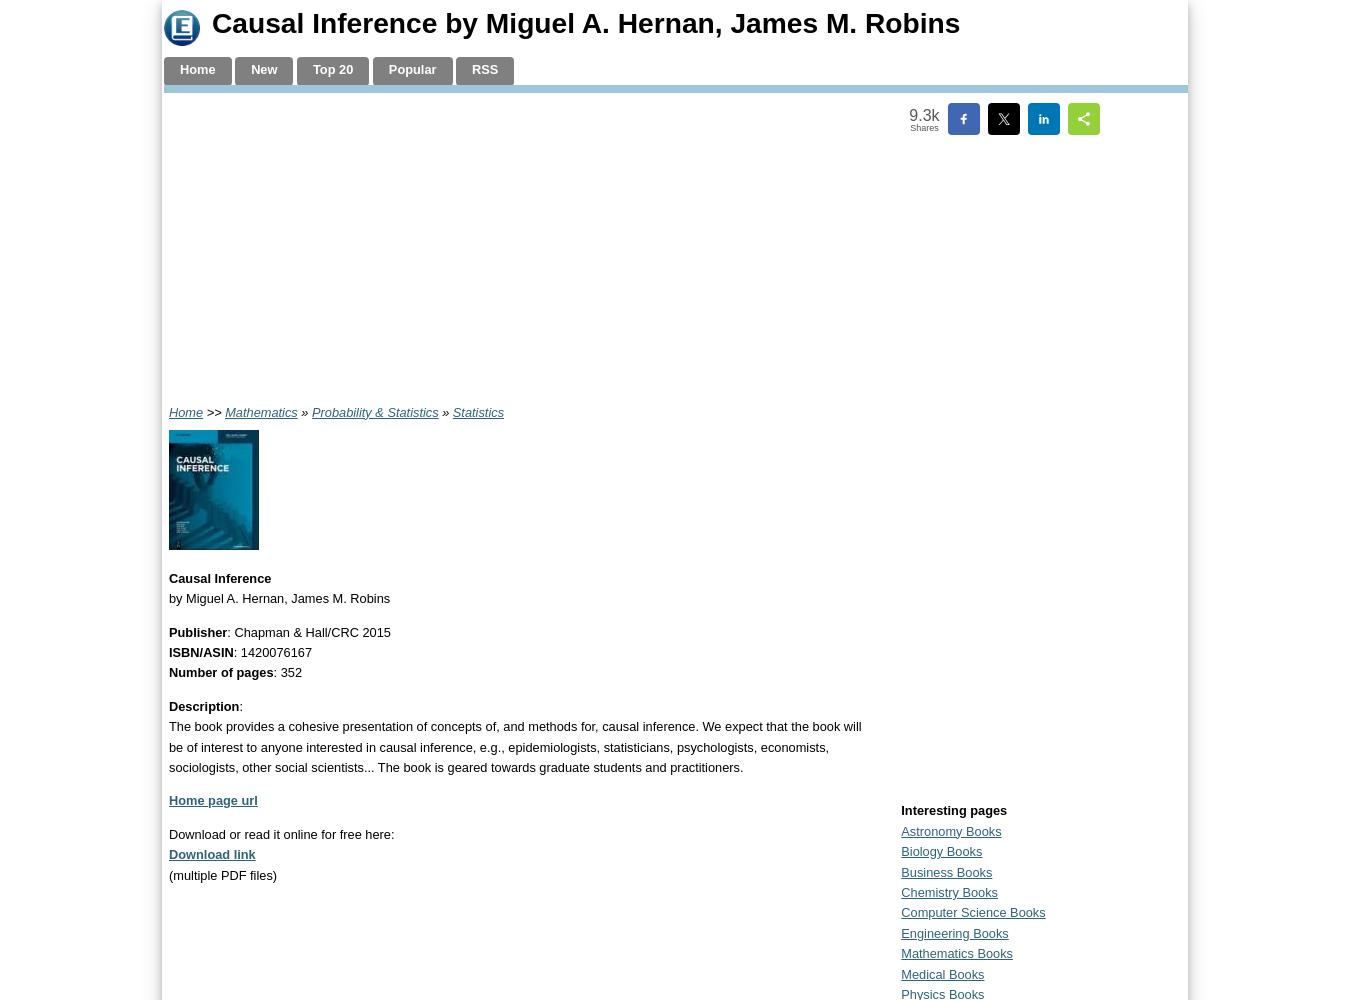  Describe the element at coordinates (900, 932) in the screenshot. I see `'Engineering Books'` at that location.